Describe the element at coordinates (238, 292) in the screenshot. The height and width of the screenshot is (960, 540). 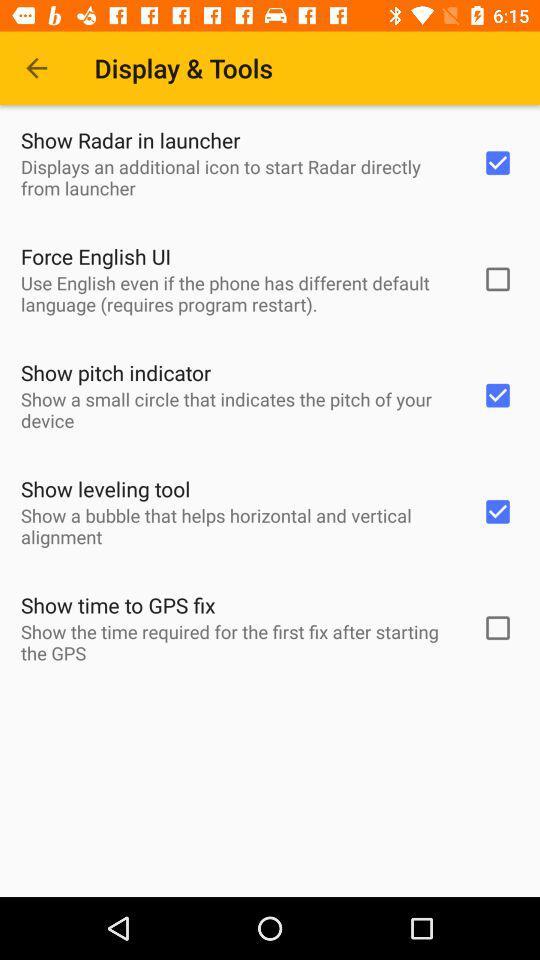
I see `use english even item` at that location.